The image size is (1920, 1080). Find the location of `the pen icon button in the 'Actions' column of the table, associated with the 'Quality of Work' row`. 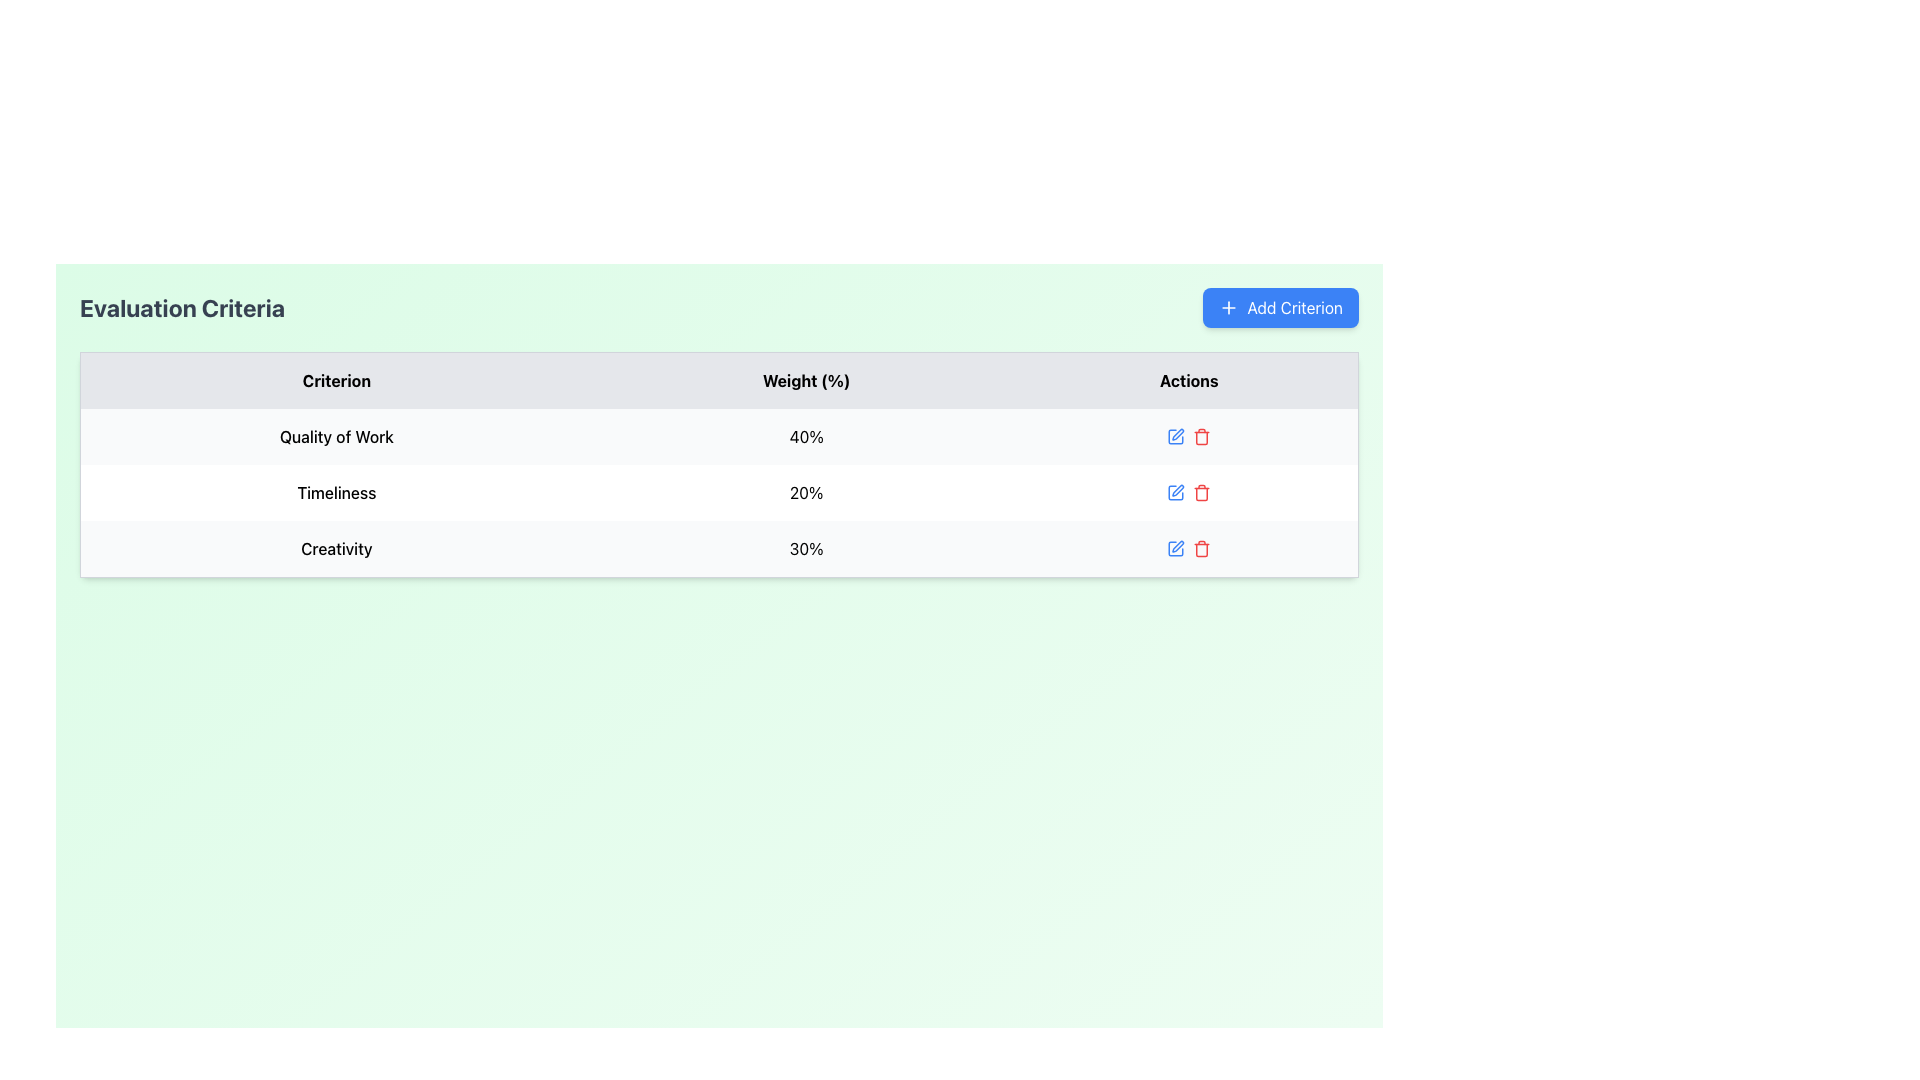

the pen icon button in the 'Actions' column of the table, associated with the 'Quality of Work' row is located at coordinates (1178, 433).